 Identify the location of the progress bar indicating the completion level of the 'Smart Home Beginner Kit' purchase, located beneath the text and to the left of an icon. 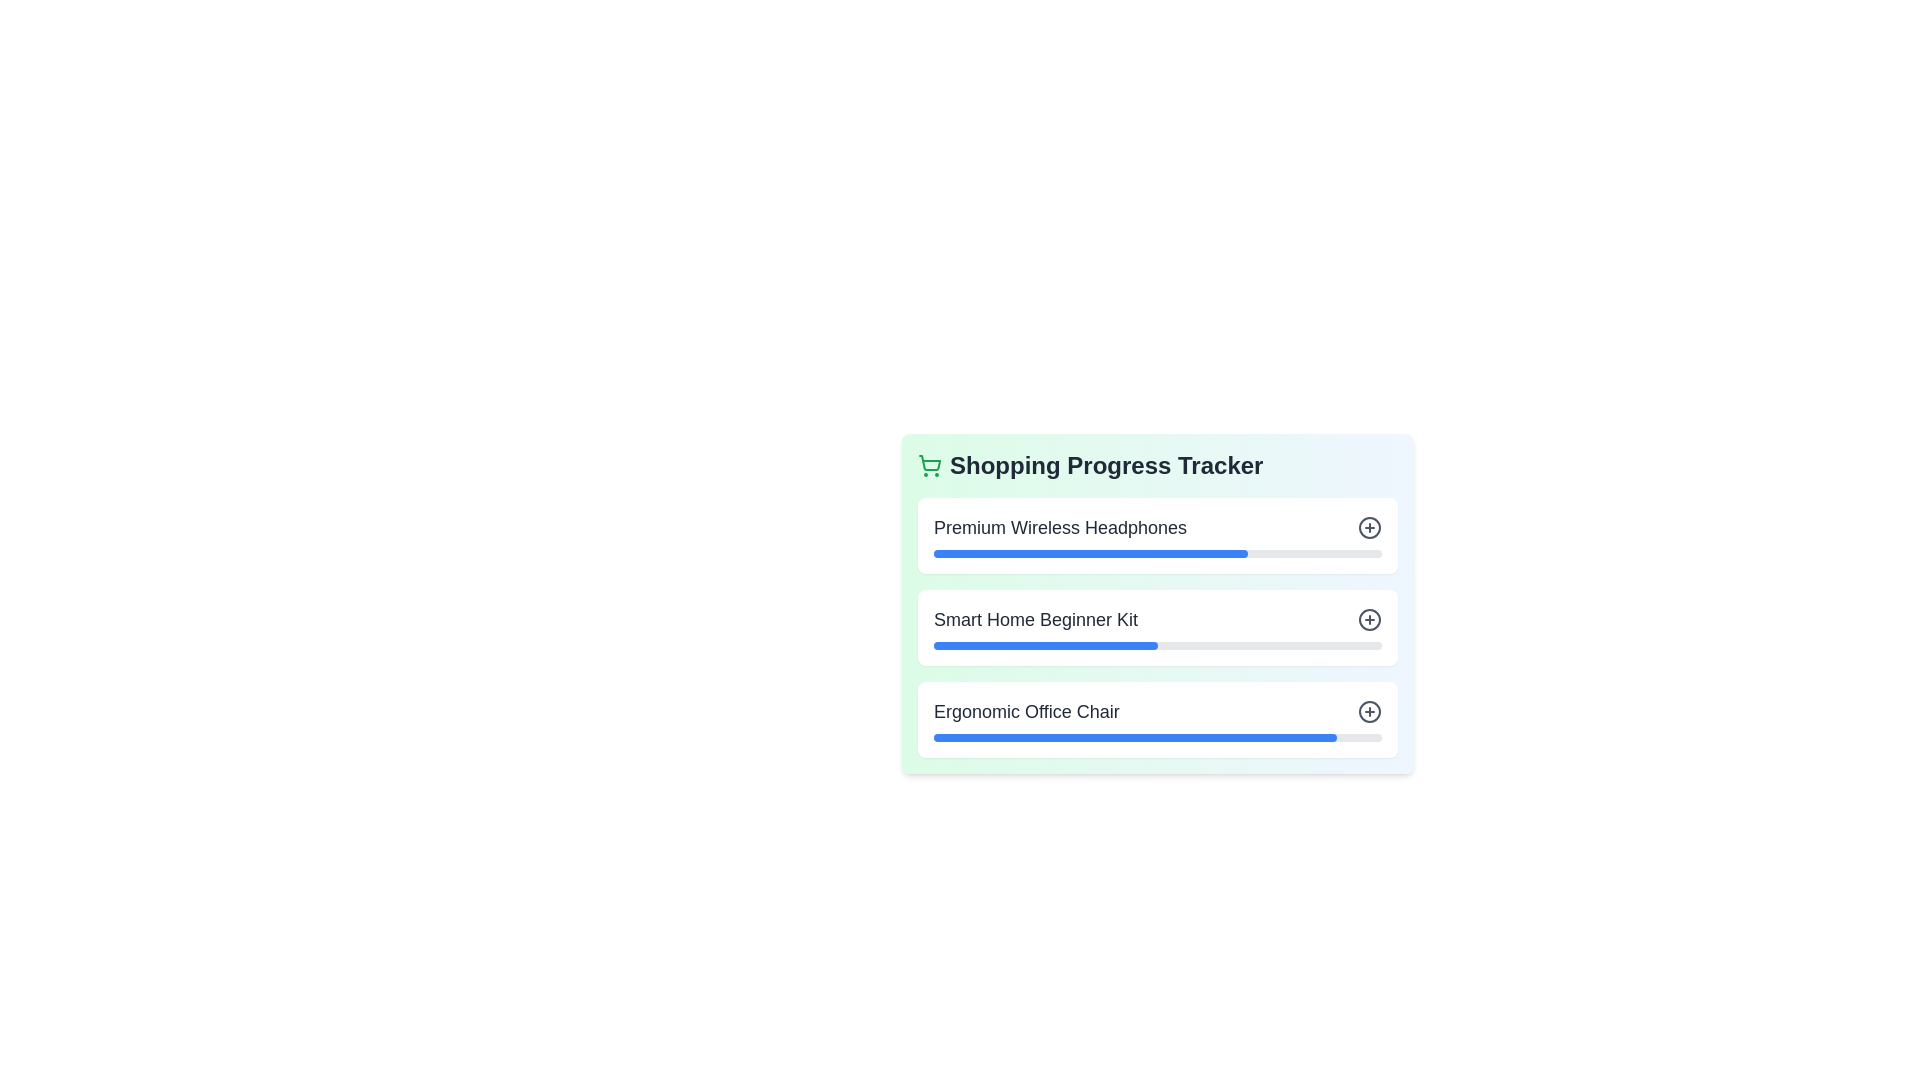
(1157, 645).